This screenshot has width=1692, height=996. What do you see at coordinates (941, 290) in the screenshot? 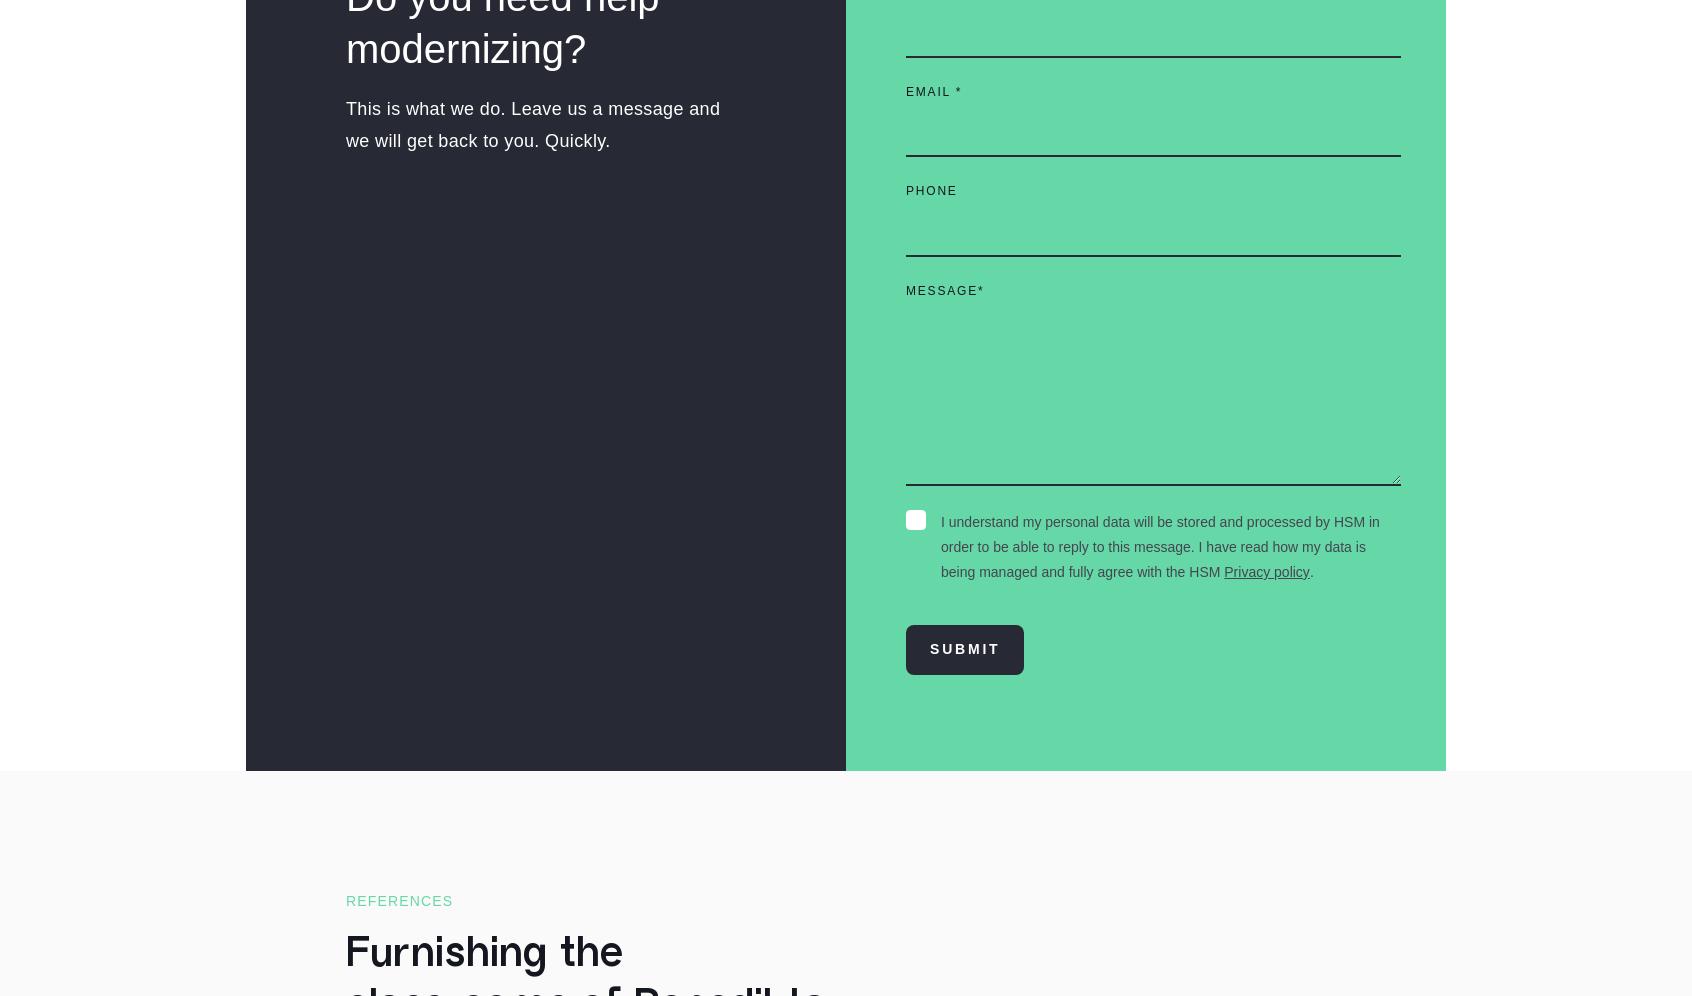
I see `'Message'` at bounding box center [941, 290].